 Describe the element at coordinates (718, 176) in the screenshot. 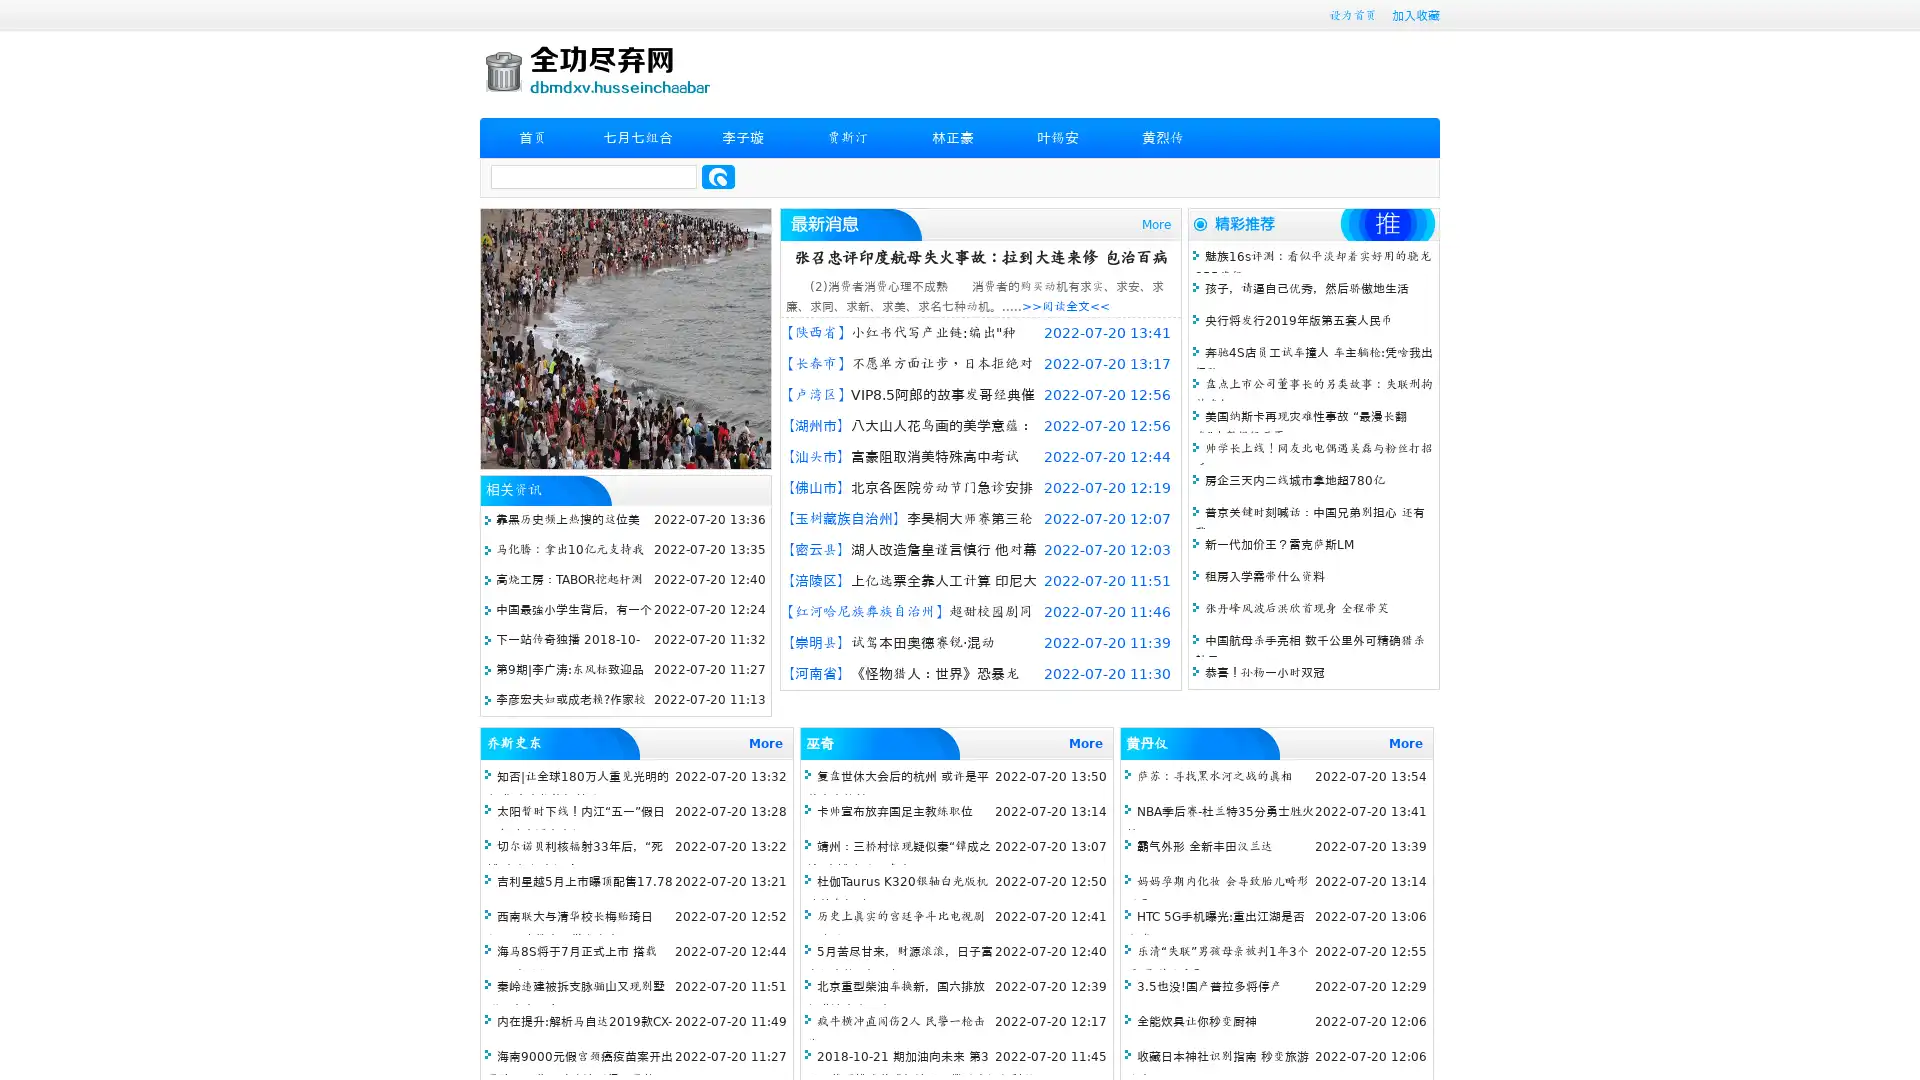

I see `Search` at that location.